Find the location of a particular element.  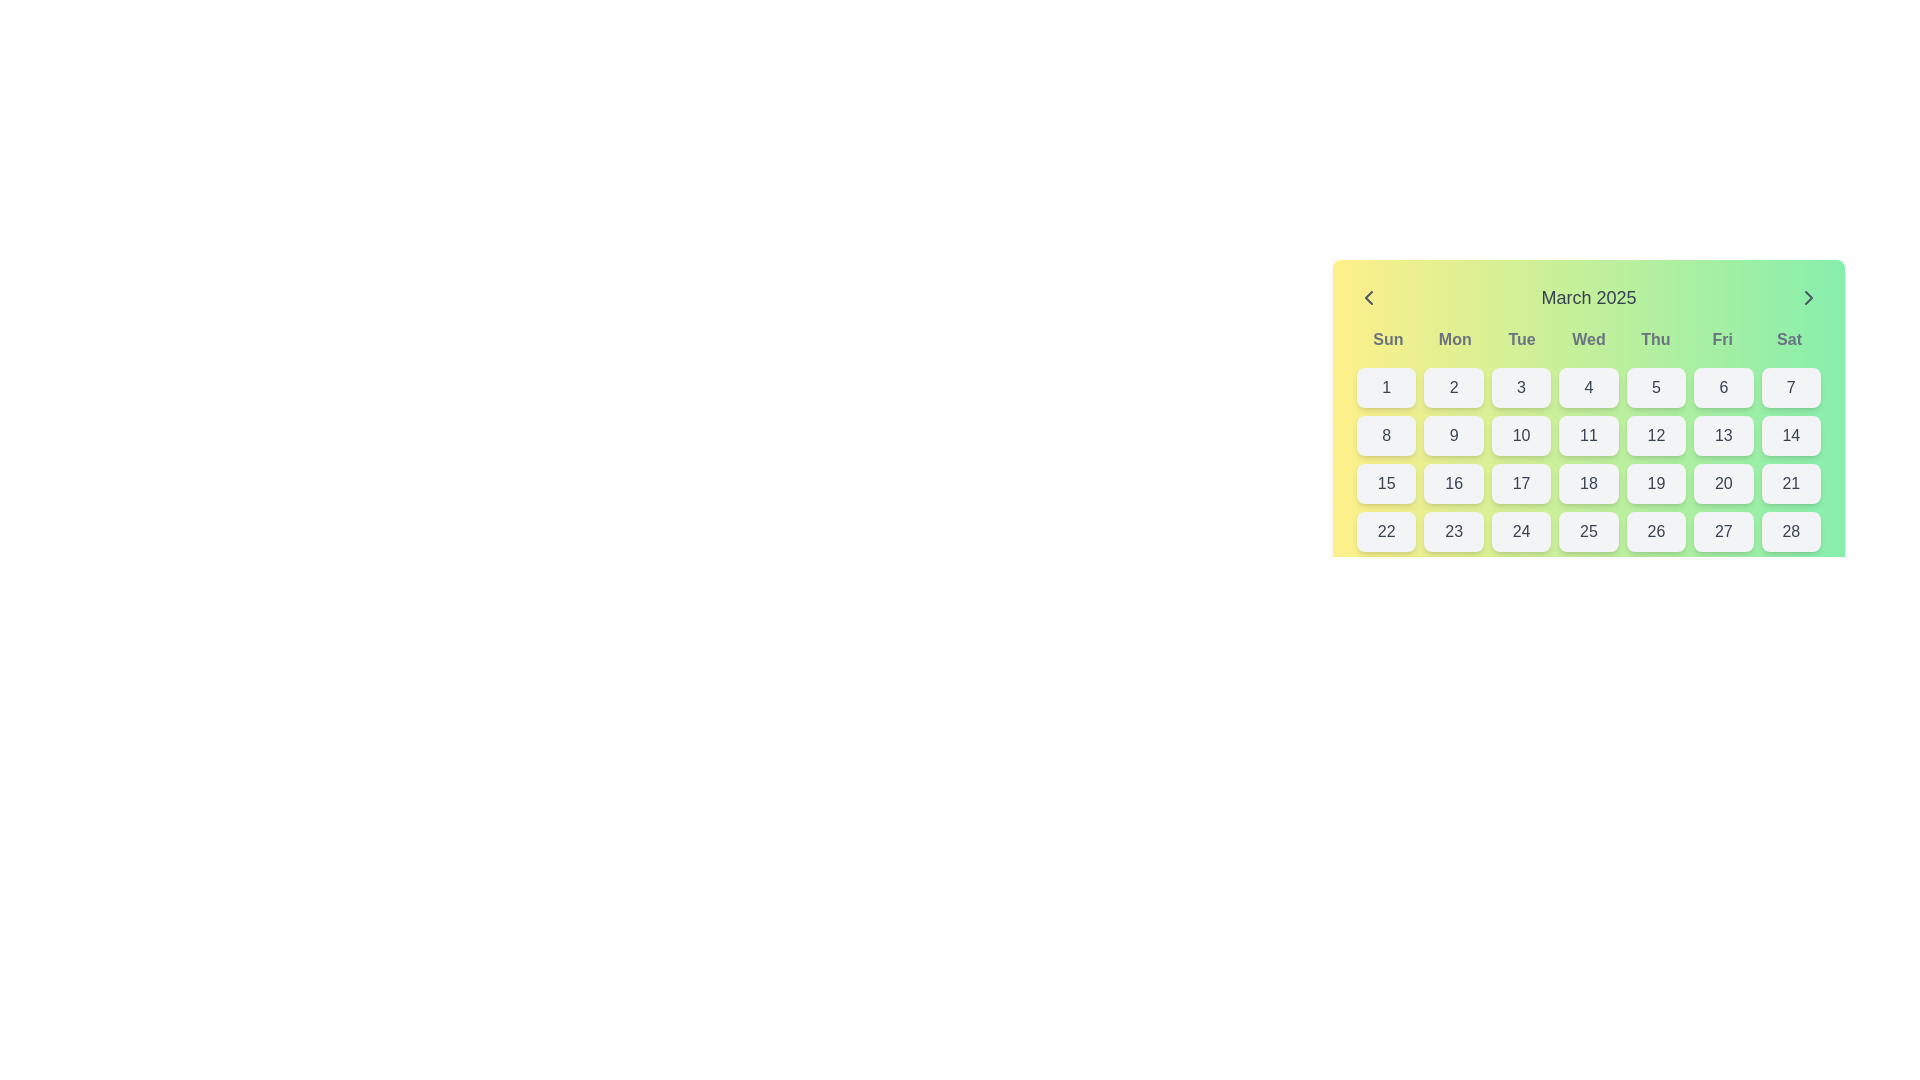

the button representing the second day in the calendar grid is located at coordinates (1454, 388).